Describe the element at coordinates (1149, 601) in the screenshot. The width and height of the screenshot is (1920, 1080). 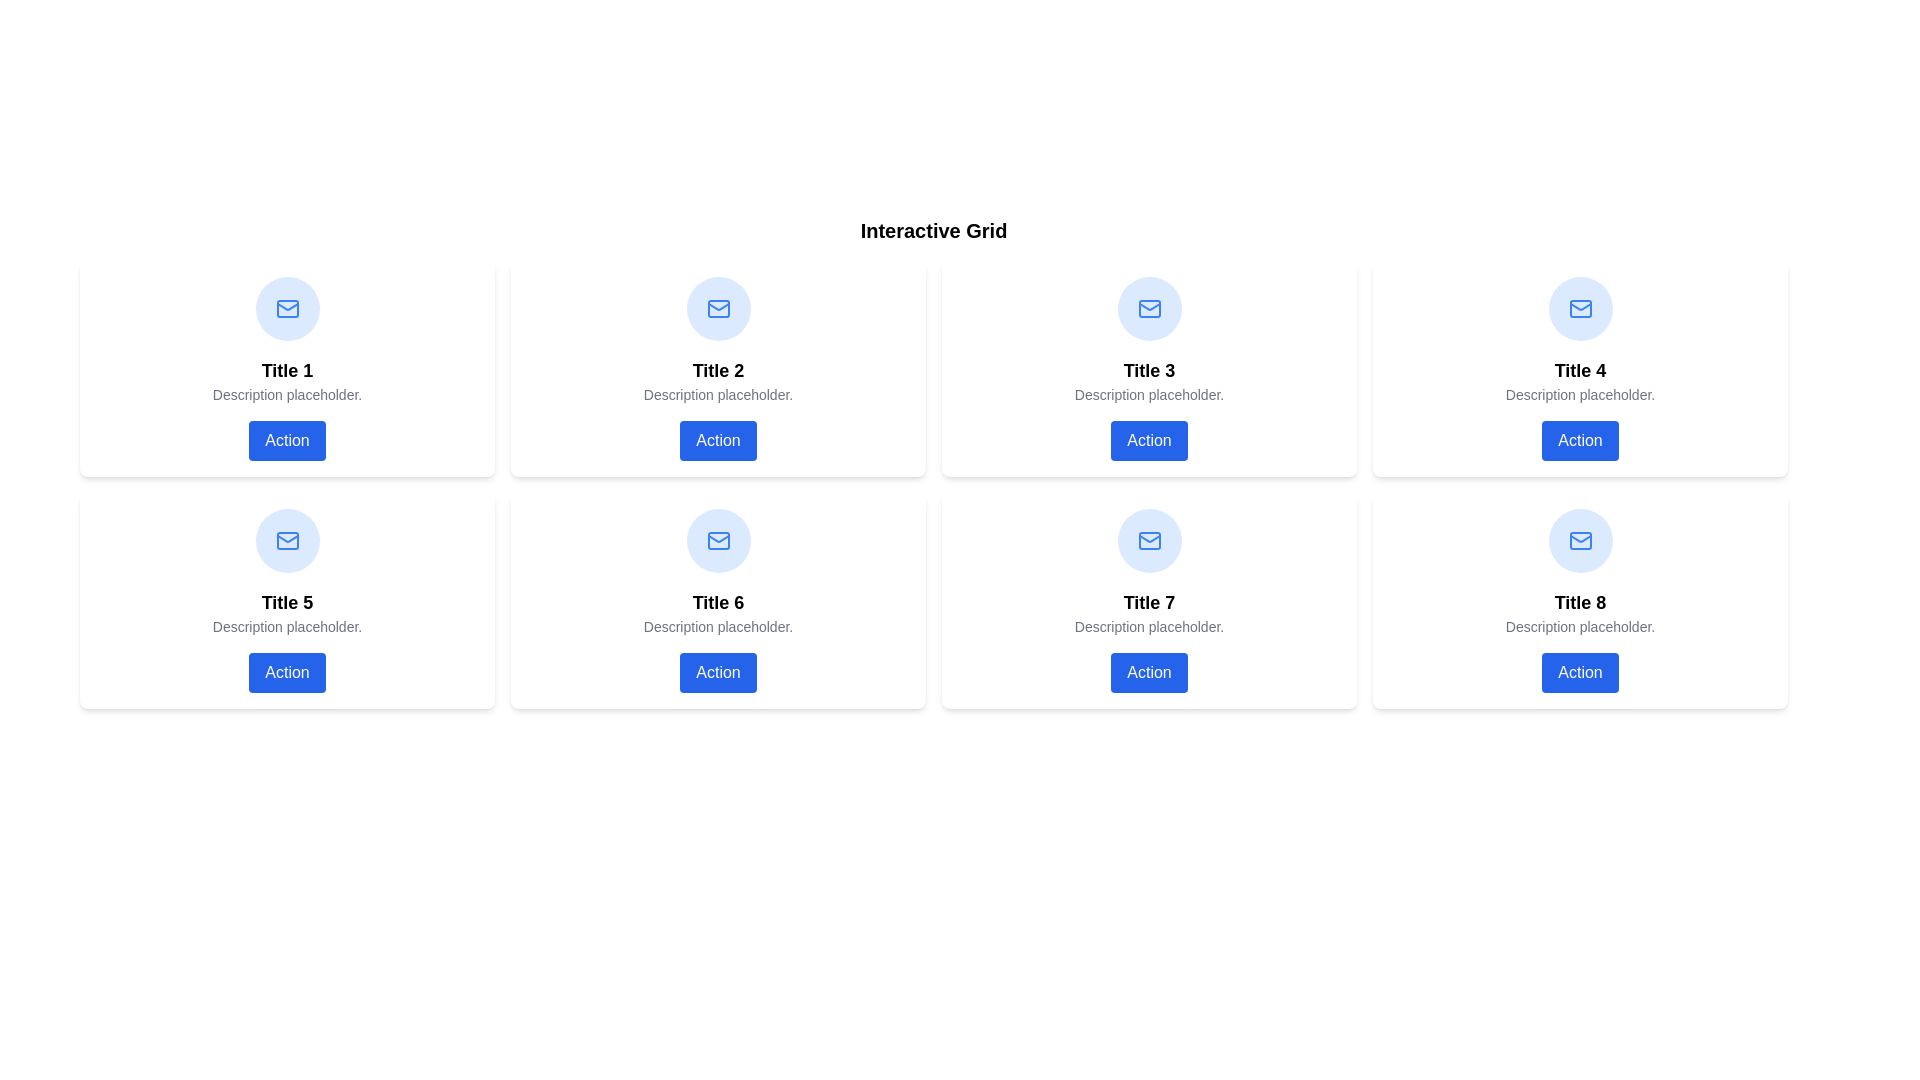
I see `text element displaying 'Title 7' which is located in the second row and third column of a card layout` at that location.